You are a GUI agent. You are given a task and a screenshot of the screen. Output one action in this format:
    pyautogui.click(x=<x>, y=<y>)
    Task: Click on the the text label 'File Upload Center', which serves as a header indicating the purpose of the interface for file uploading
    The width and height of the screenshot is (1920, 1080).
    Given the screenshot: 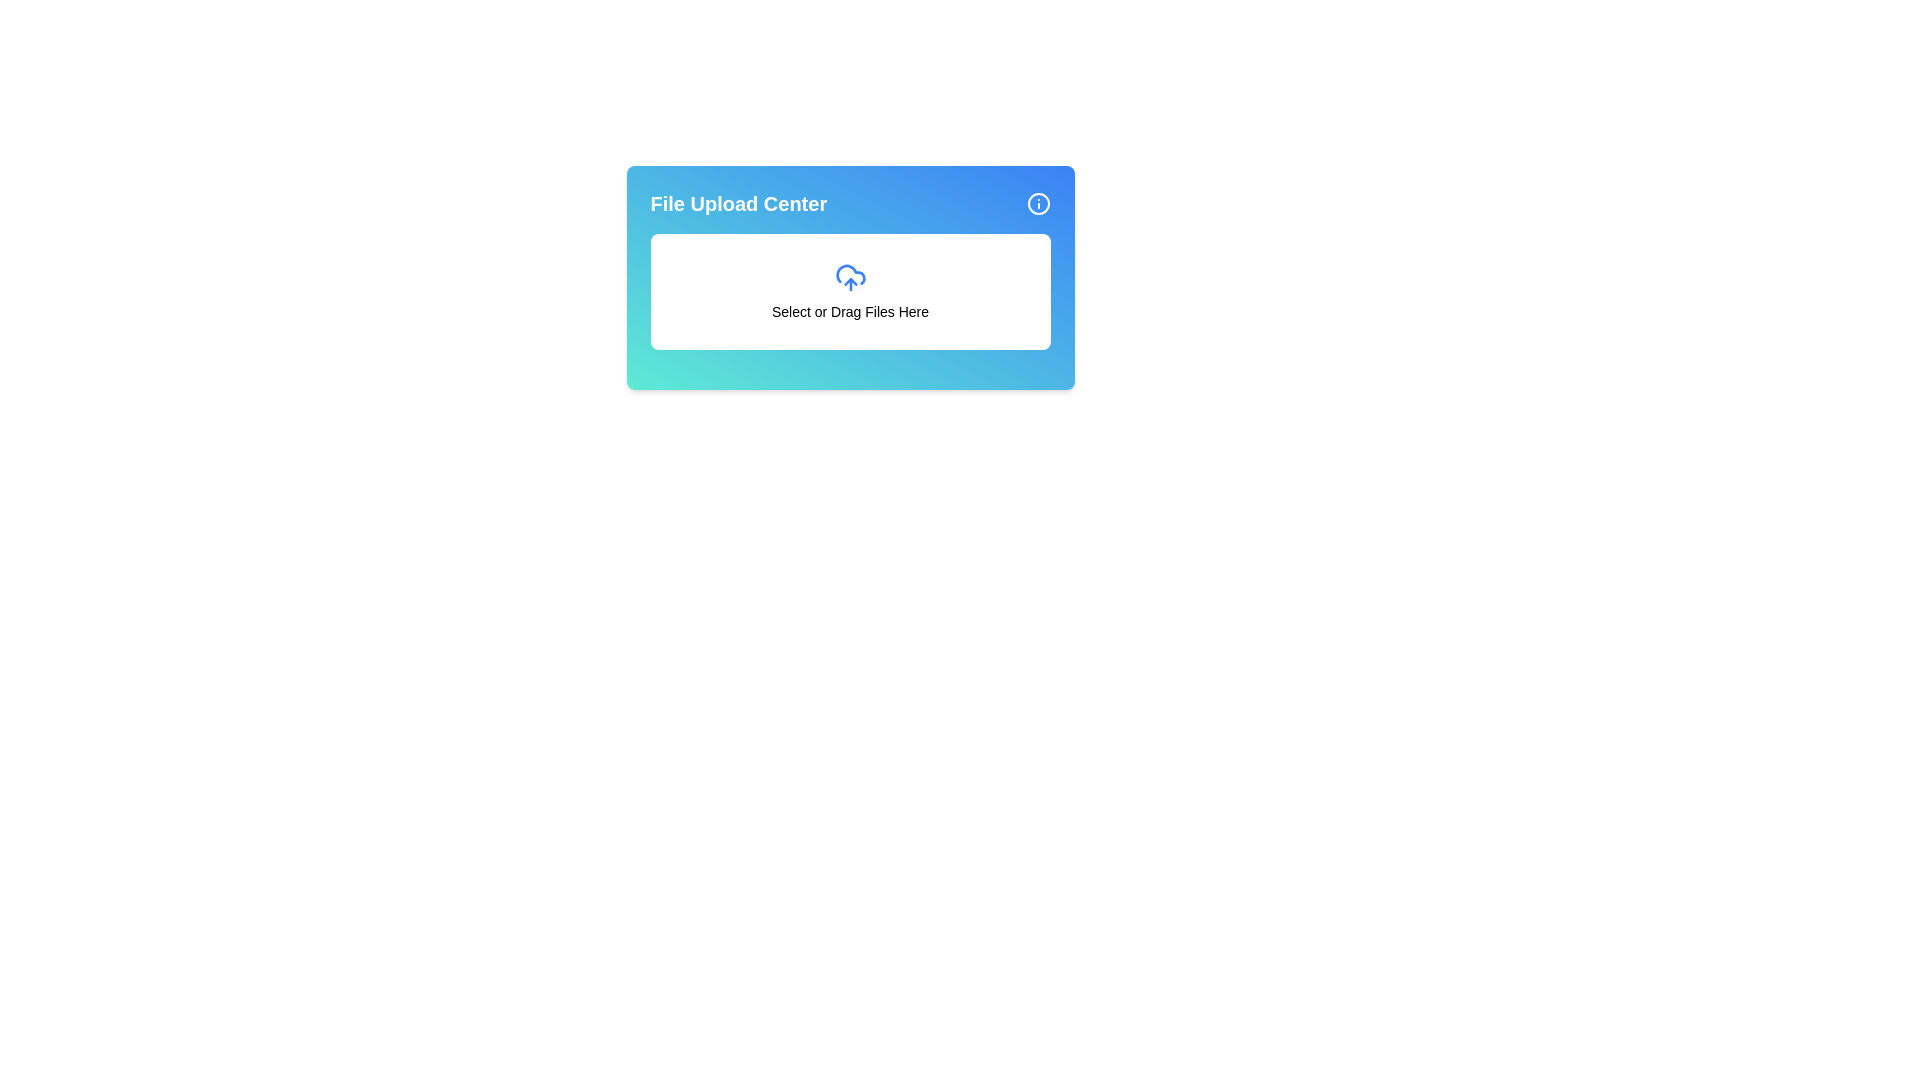 What is the action you would take?
    pyautogui.click(x=737, y=204)
    